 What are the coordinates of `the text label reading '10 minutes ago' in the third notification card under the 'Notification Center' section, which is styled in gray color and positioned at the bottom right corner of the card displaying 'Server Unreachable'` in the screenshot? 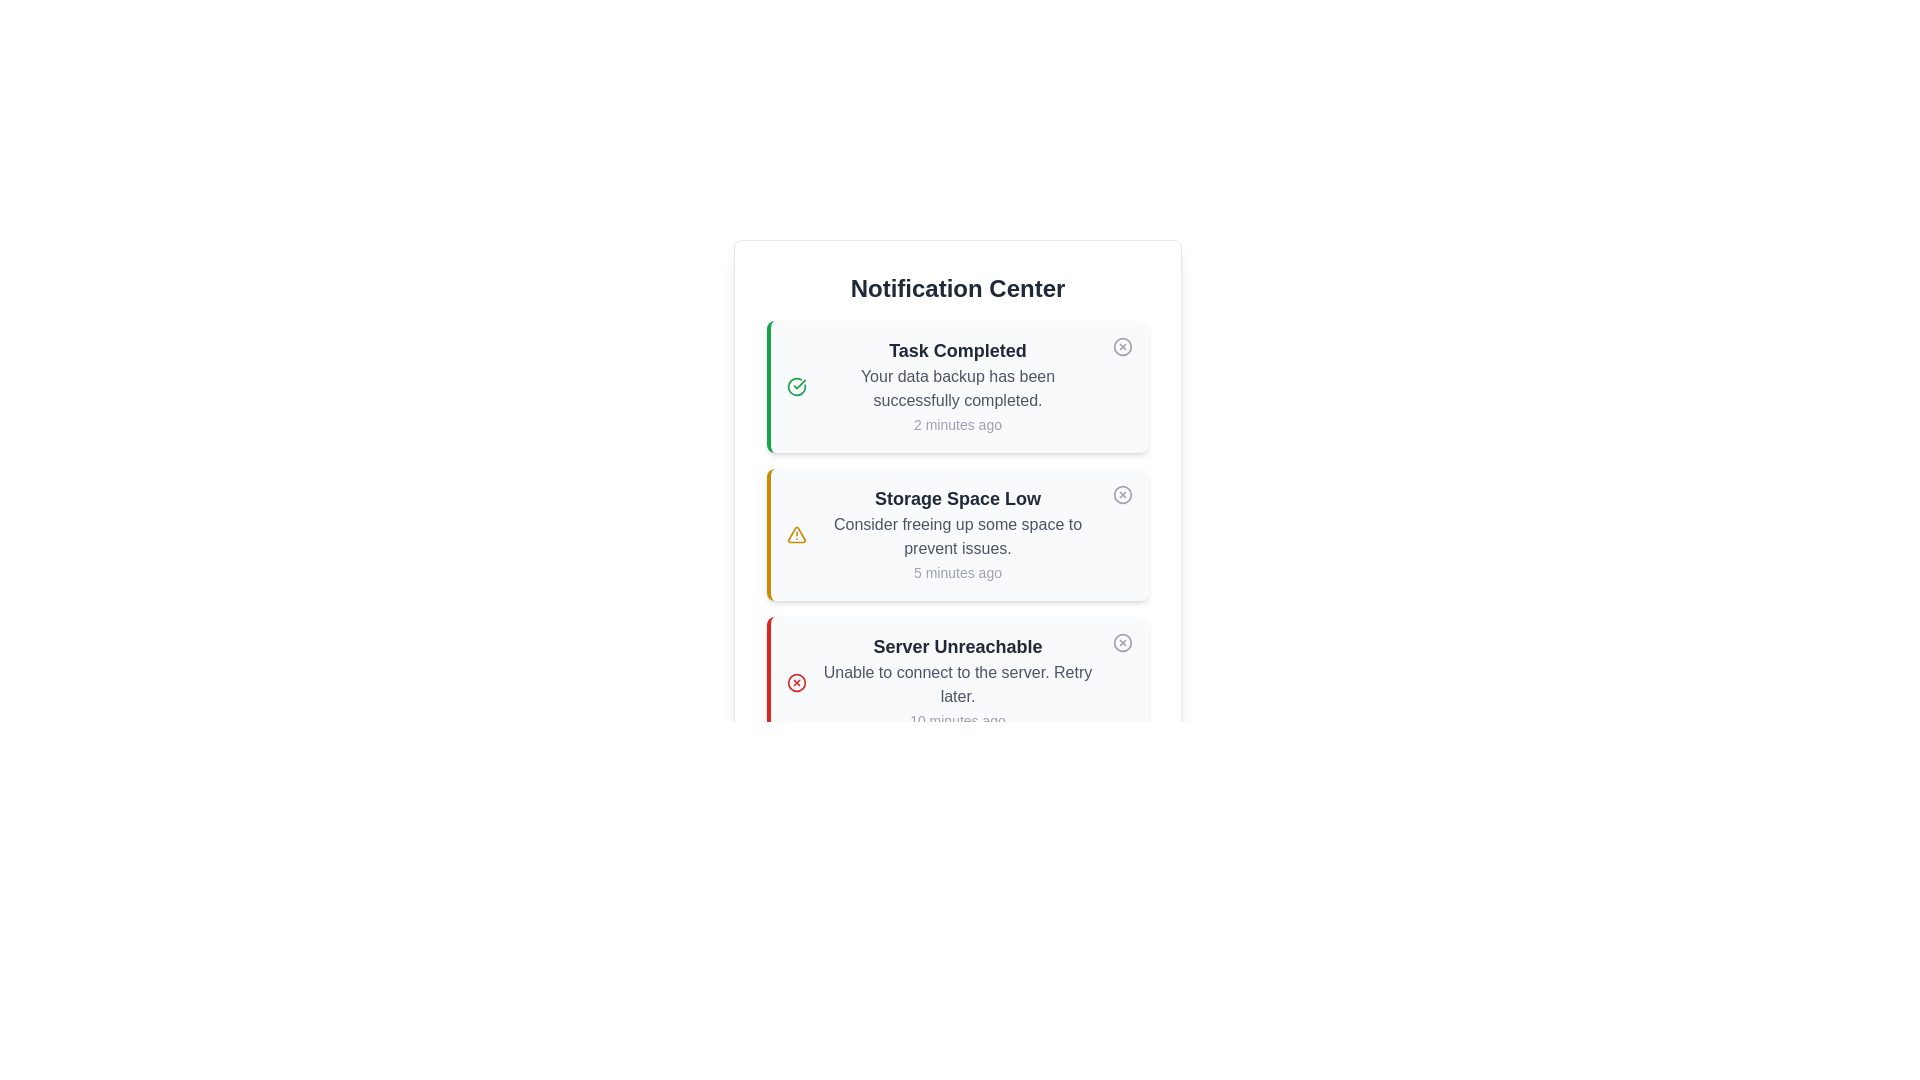 It's located at (957, 721).